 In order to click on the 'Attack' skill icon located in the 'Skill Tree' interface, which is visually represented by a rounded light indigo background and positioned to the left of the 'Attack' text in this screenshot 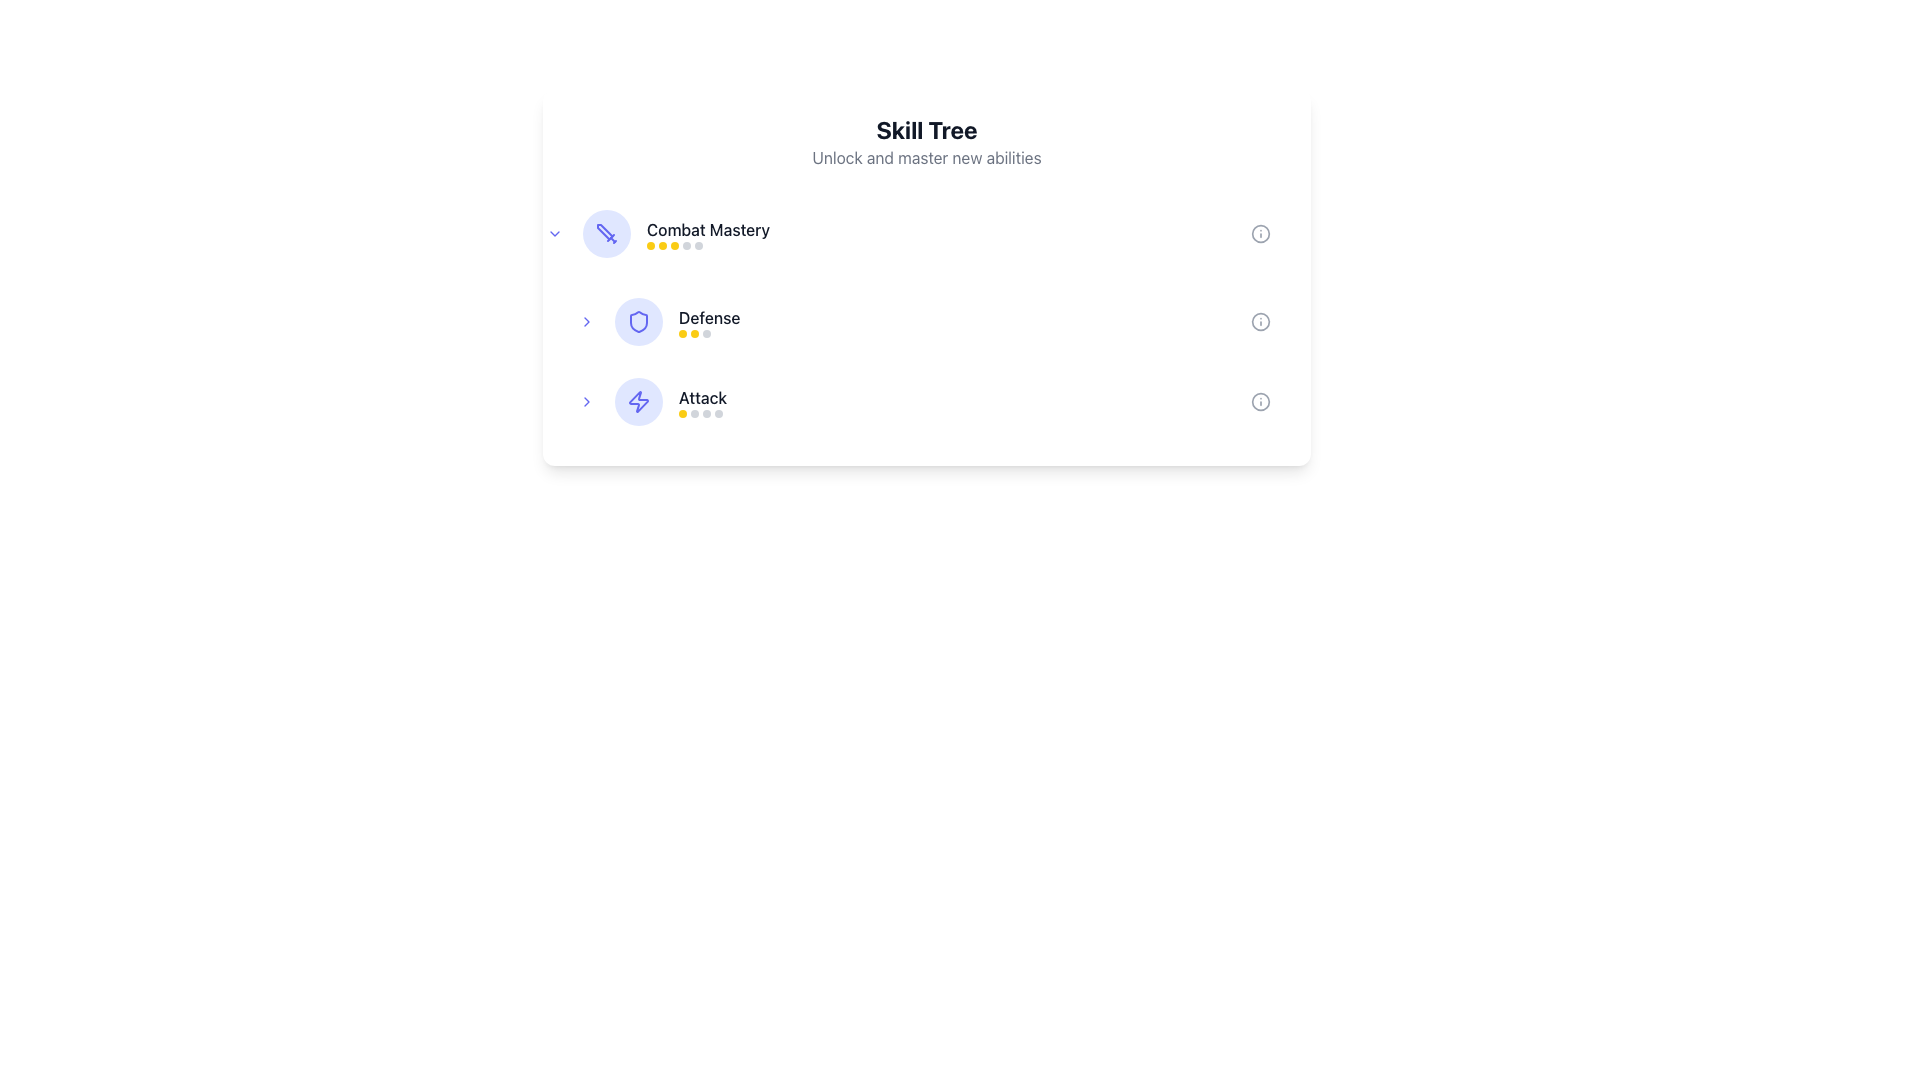, I will do `click(637, 401)`.